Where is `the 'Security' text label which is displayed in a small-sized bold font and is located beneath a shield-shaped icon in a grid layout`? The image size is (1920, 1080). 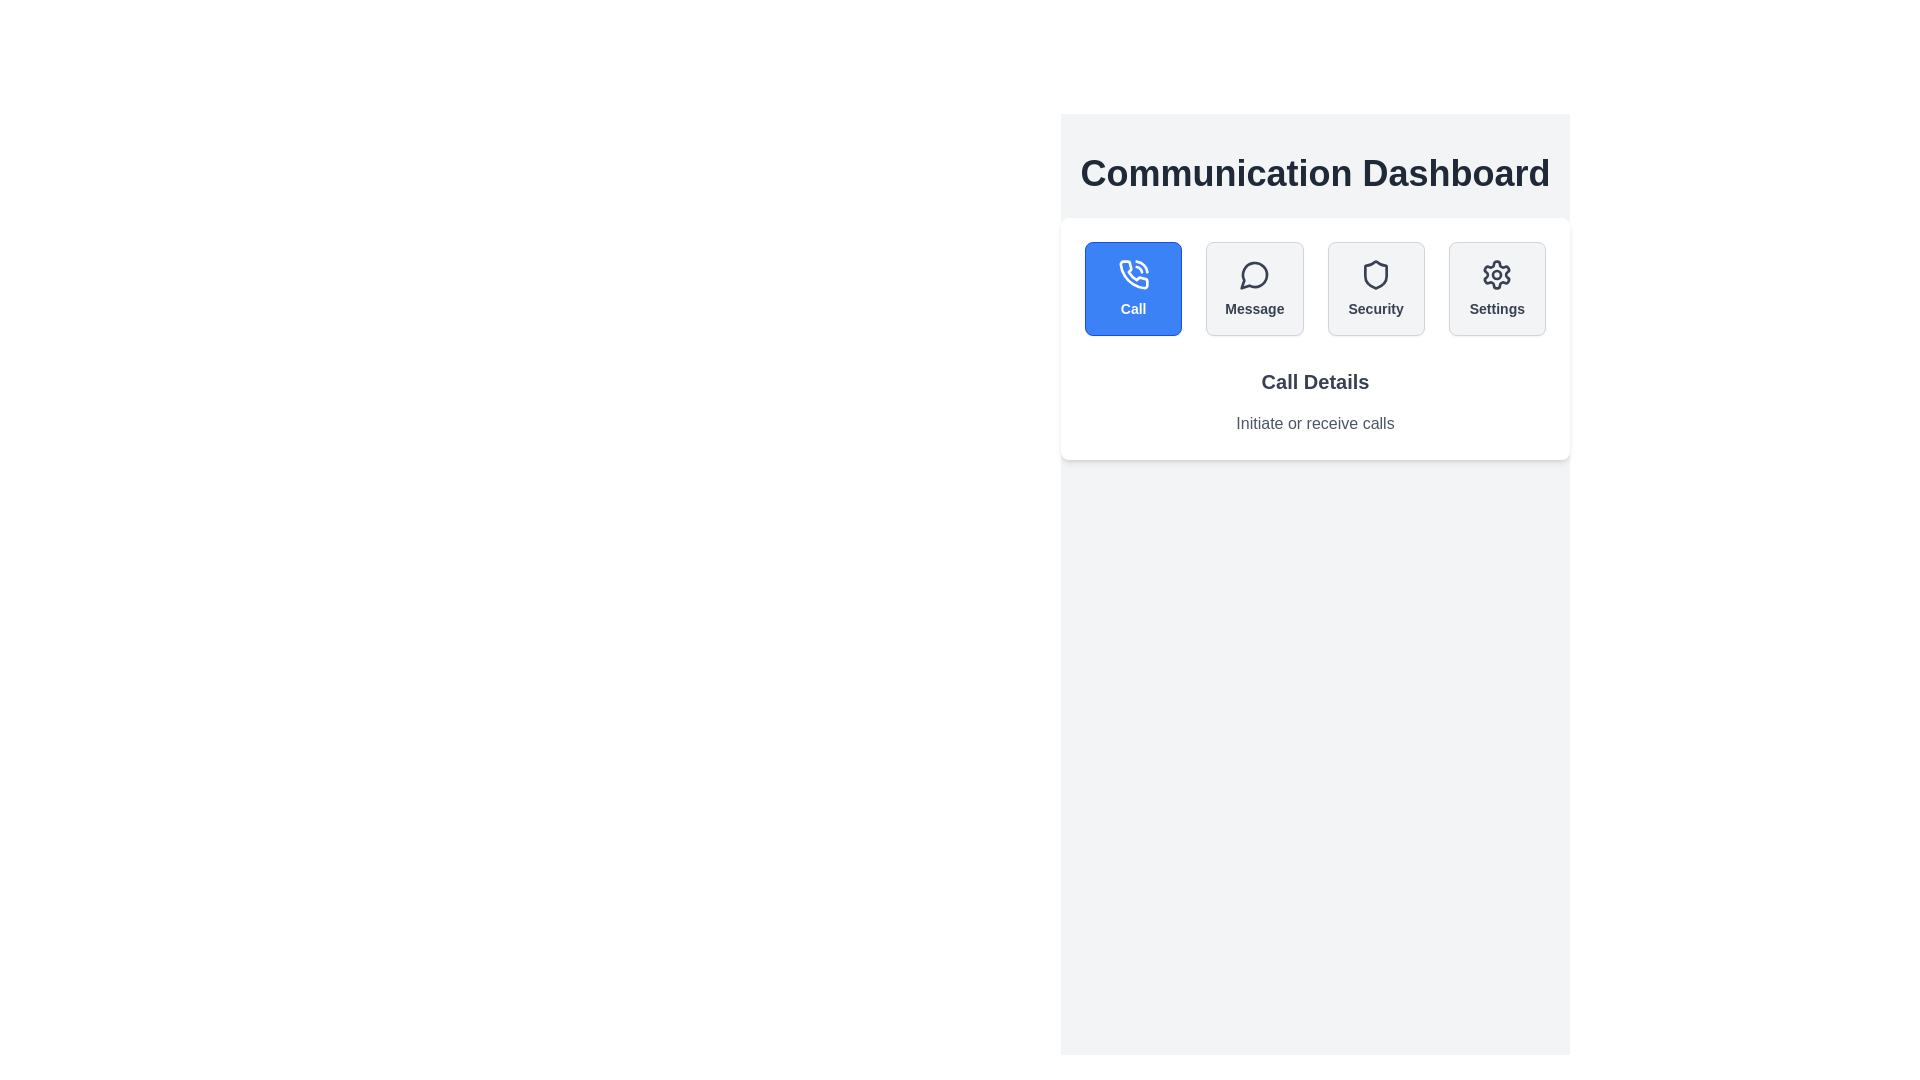
the 'Security' text label which is displayed in a small-sized bold font and is located beneath a shield-shaped icon in a grid layout is located at coordinates (1375, 308).